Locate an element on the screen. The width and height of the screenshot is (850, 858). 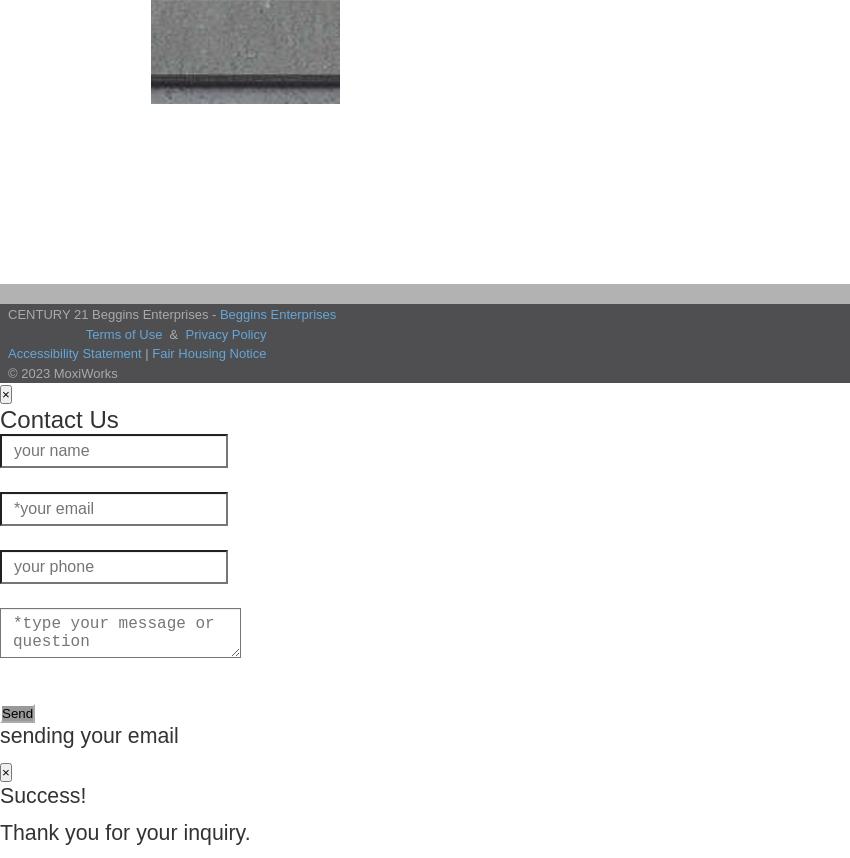
'© 2023 MoxiWorks' is located at coordinates (6, 372).